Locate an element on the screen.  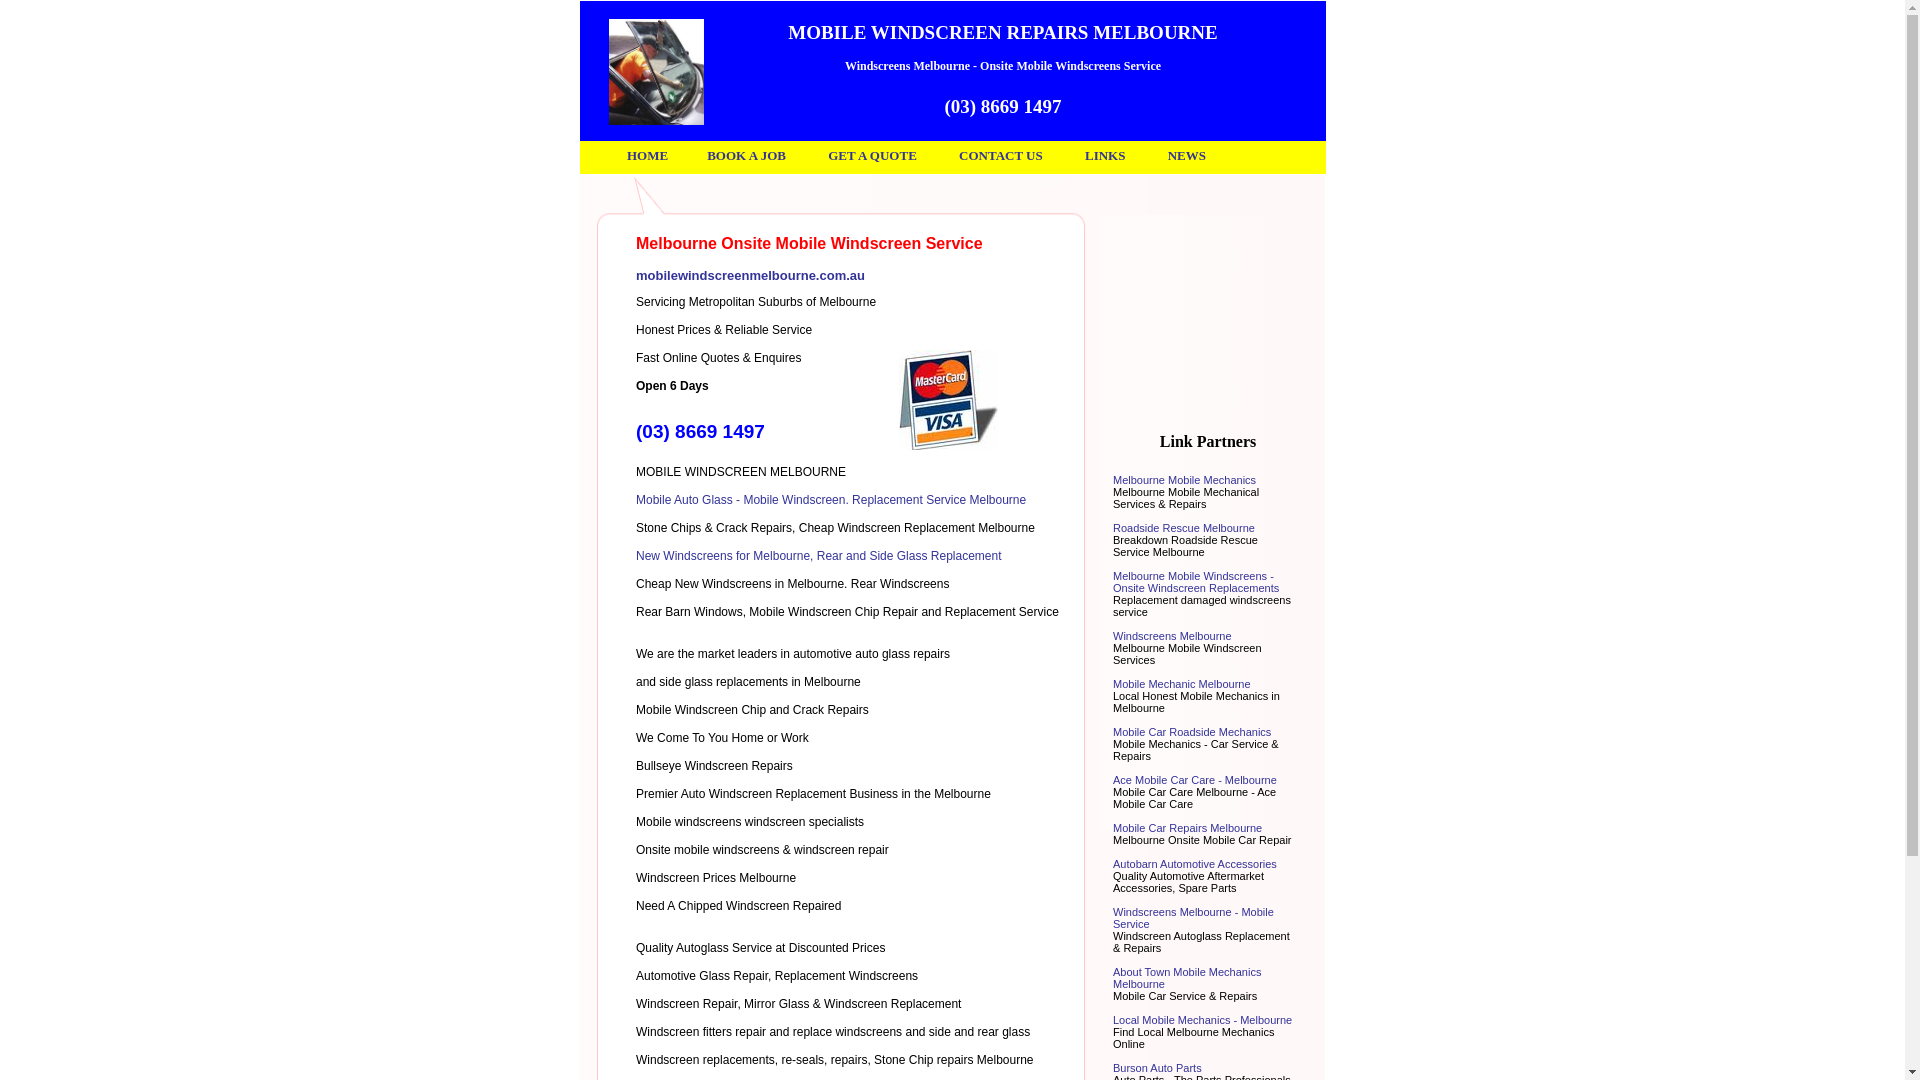
'Mobile Mechanic Melbourne' is located at coordinates (1112, 682).